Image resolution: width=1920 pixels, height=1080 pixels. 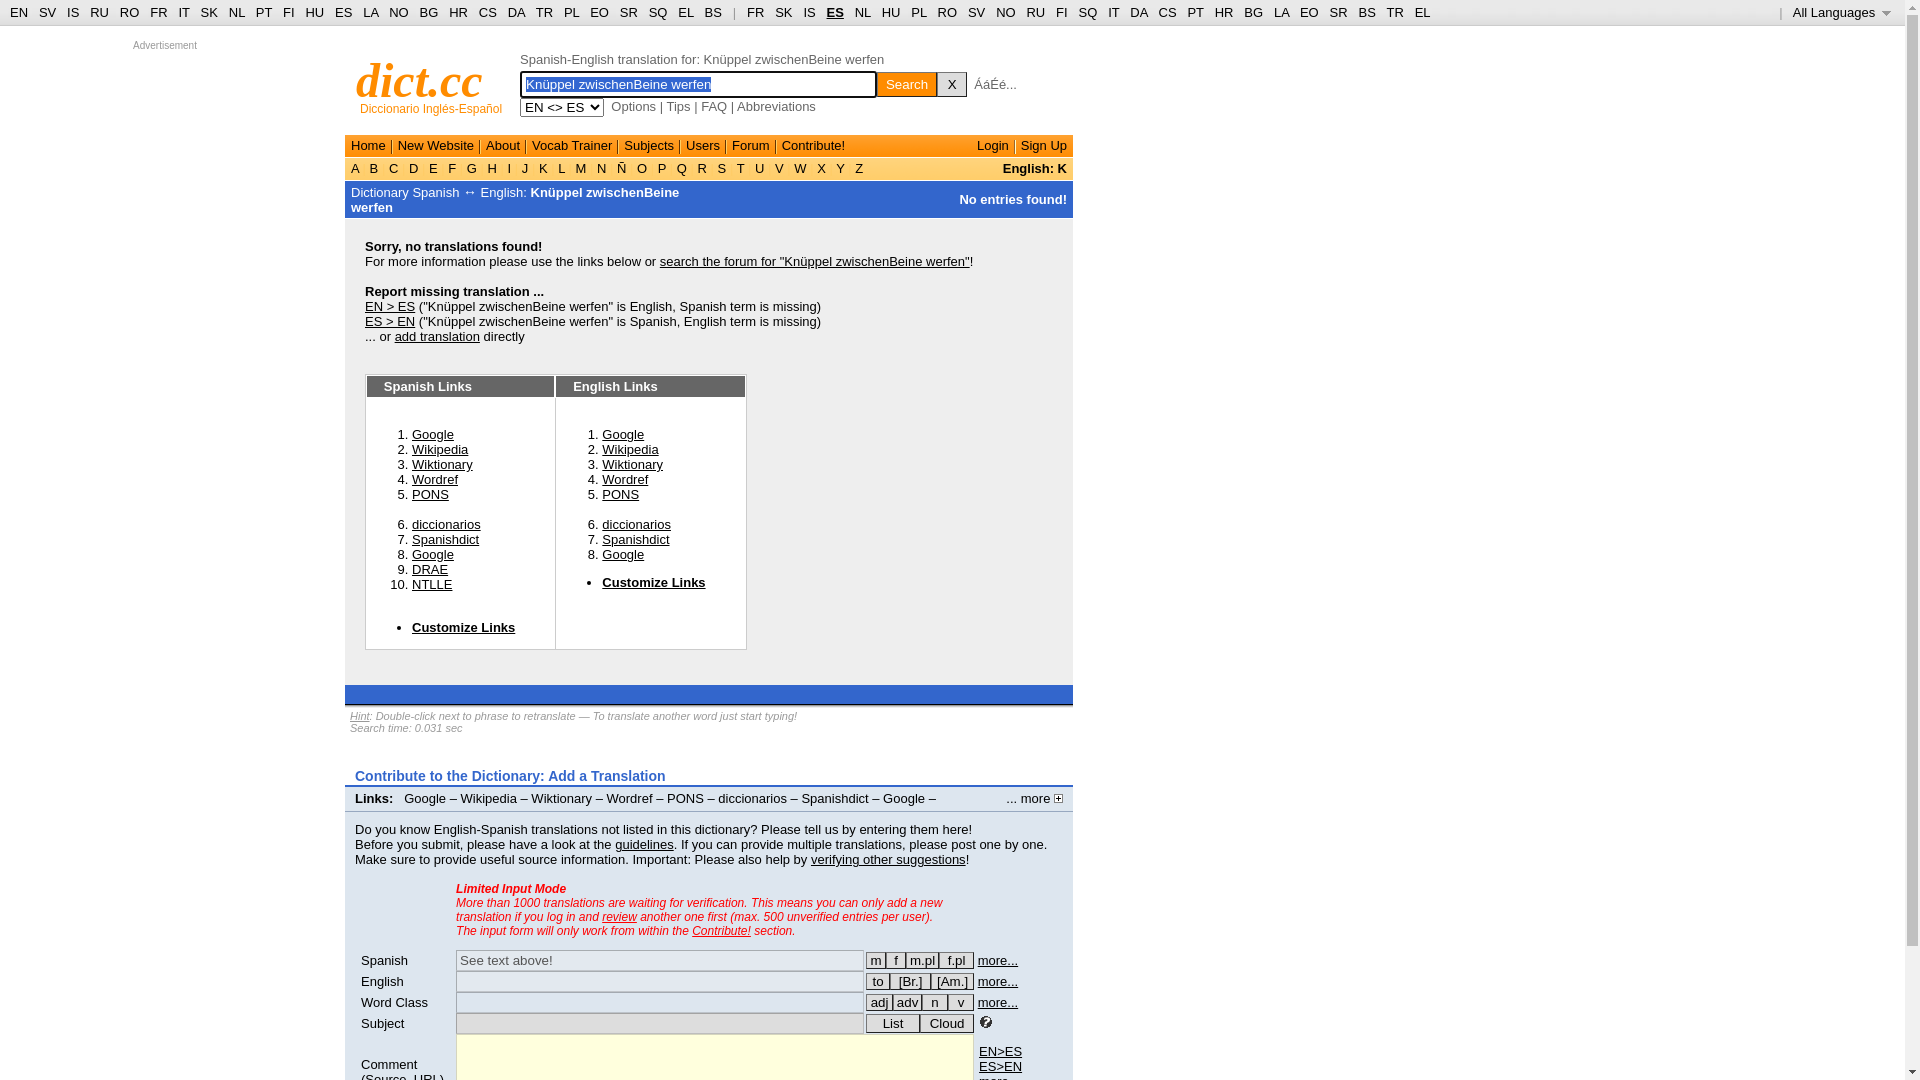 What do you see at coordinates (436, 335) in the screenshot?
I see `'add translation'` at bounding box center [436, 335].